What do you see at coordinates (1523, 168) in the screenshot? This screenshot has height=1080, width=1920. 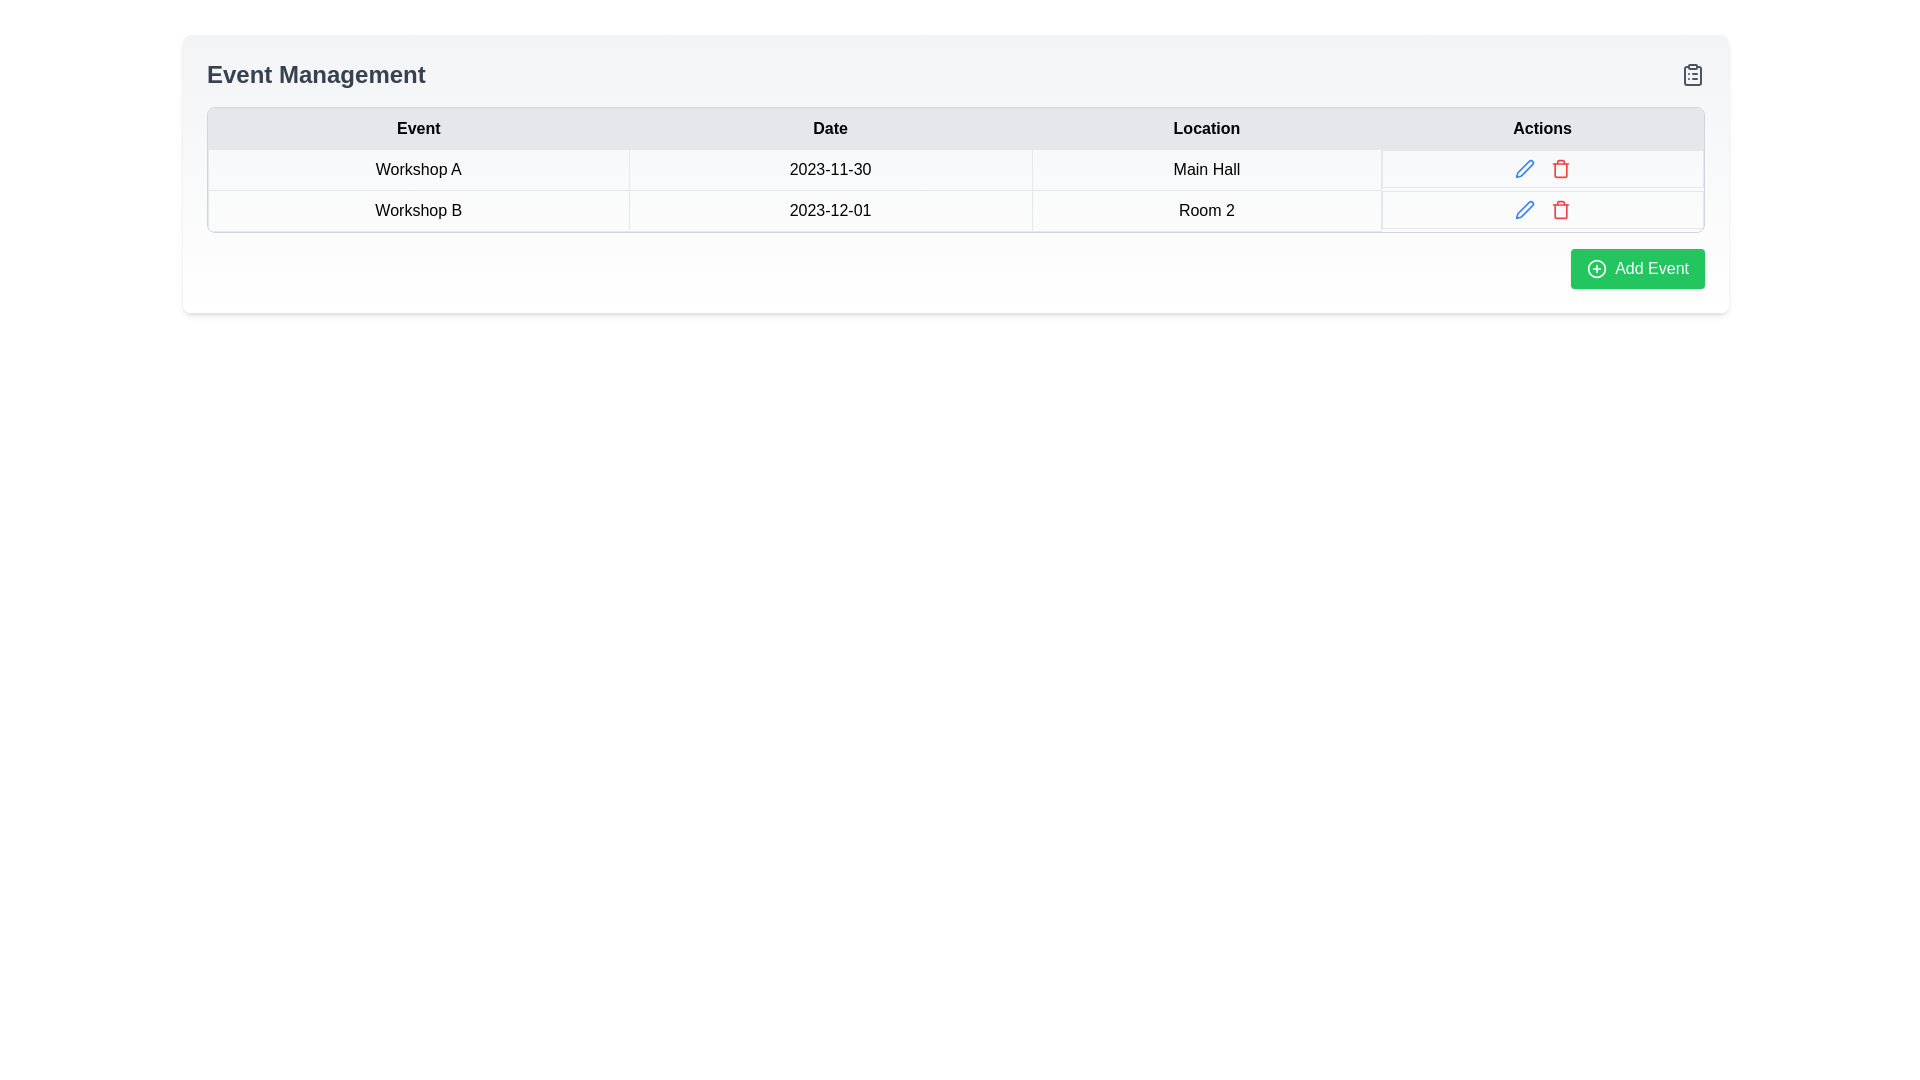 I see `the edit icon button, identifiable by a pen or pencil symbol, located in the action column of the 'Workshop B' row to initiate the edit action` at bounding box center [1523, 168].